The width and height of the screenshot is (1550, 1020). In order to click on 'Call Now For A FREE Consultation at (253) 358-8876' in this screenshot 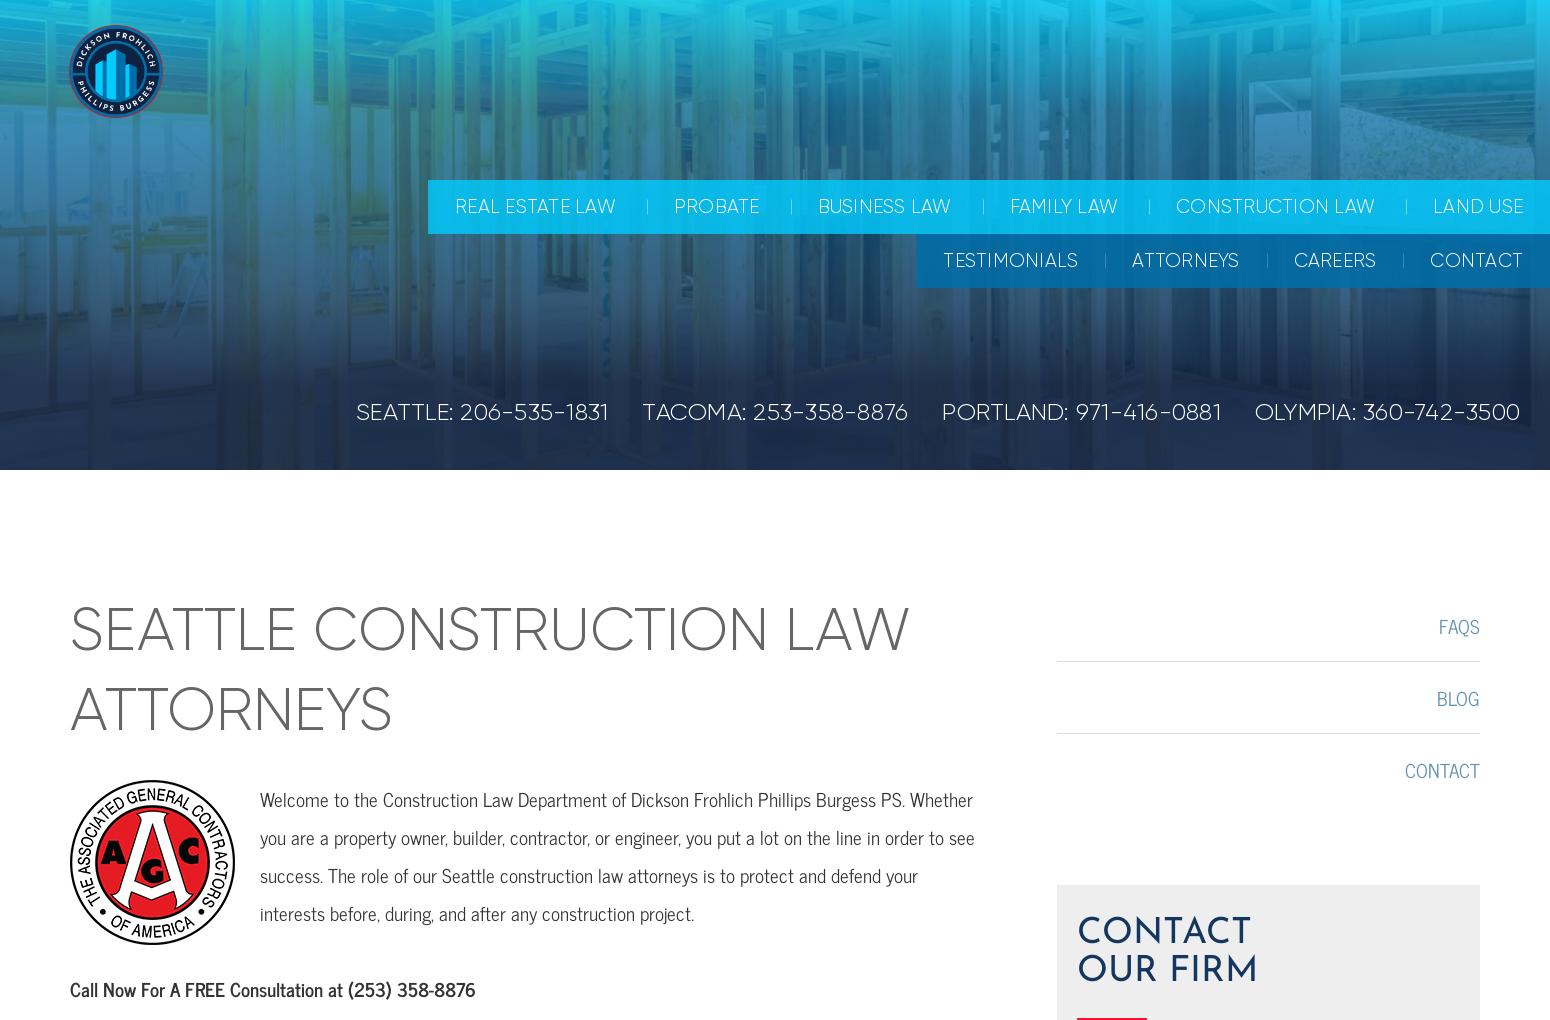, I will do `click(272, 988)`.